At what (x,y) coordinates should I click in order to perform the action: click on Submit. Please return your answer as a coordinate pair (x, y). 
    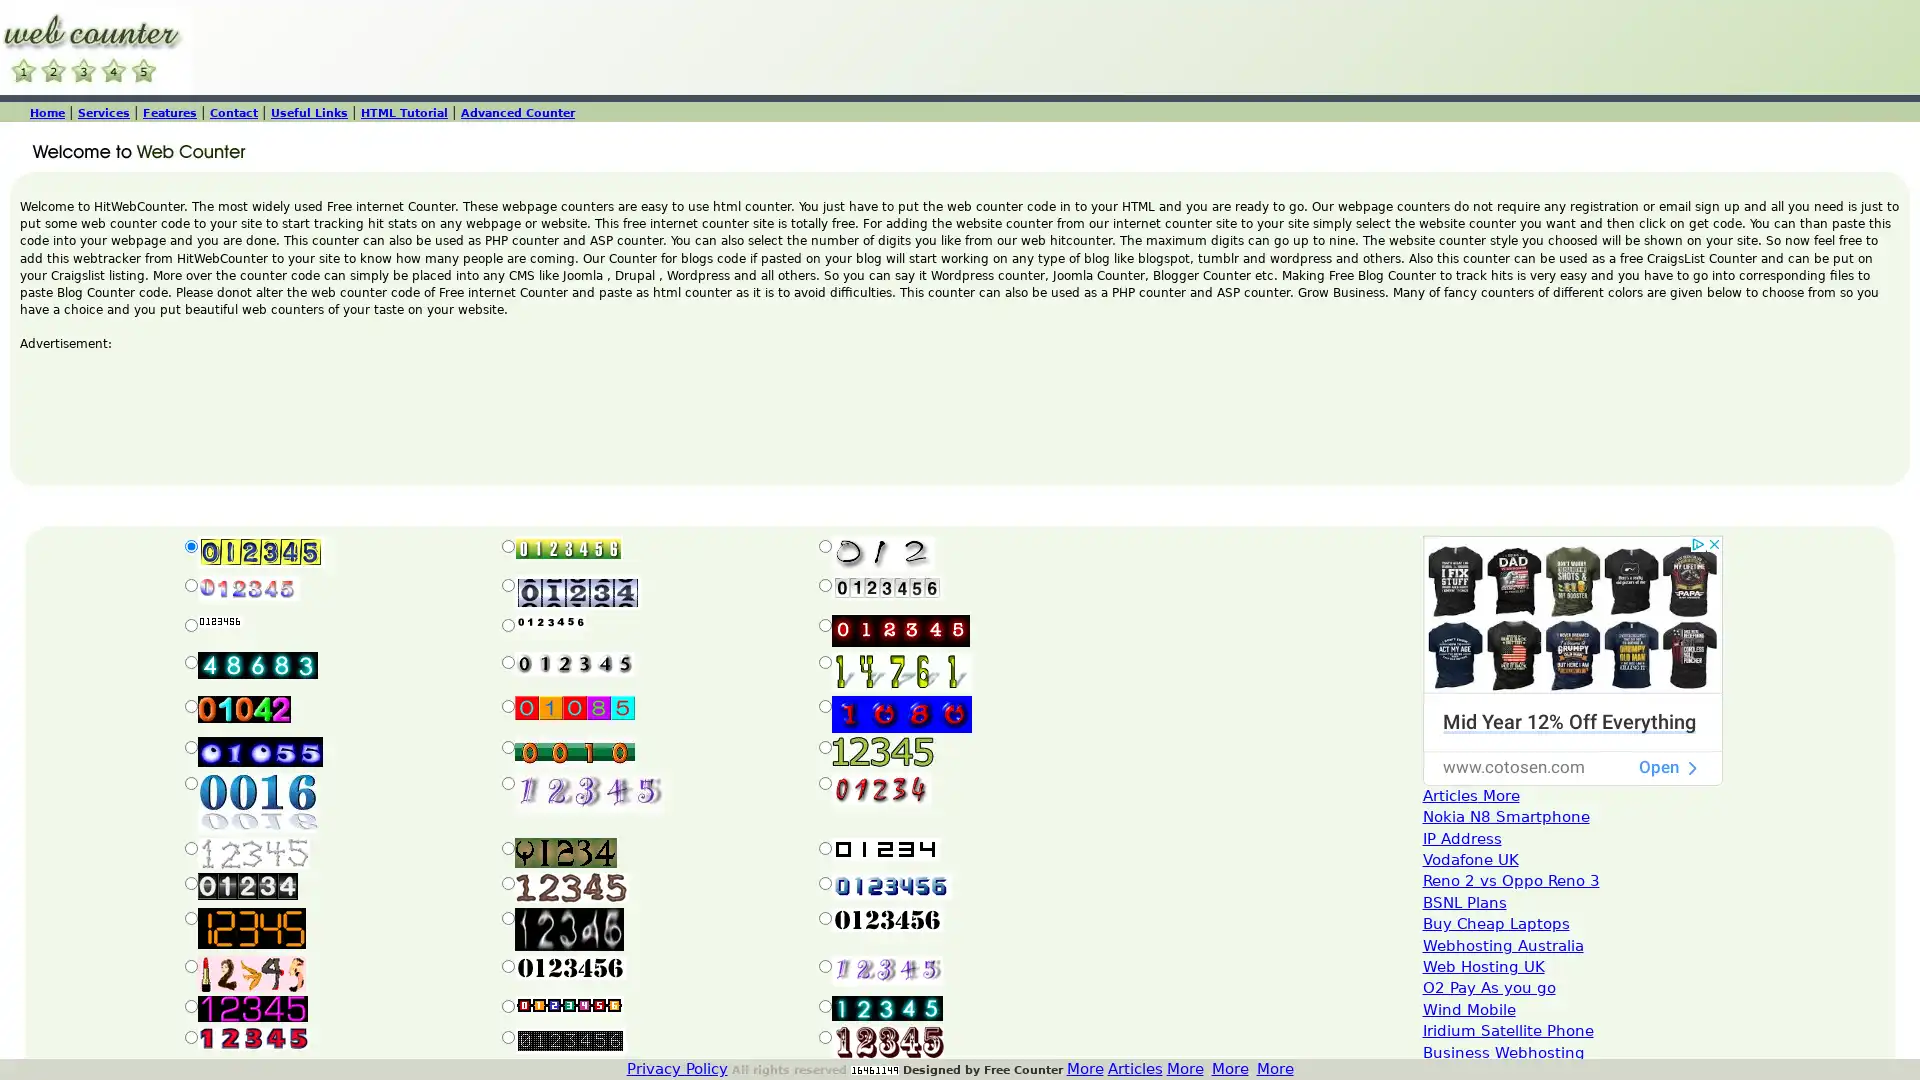
    Looking at the image, I should click on (880, 786).